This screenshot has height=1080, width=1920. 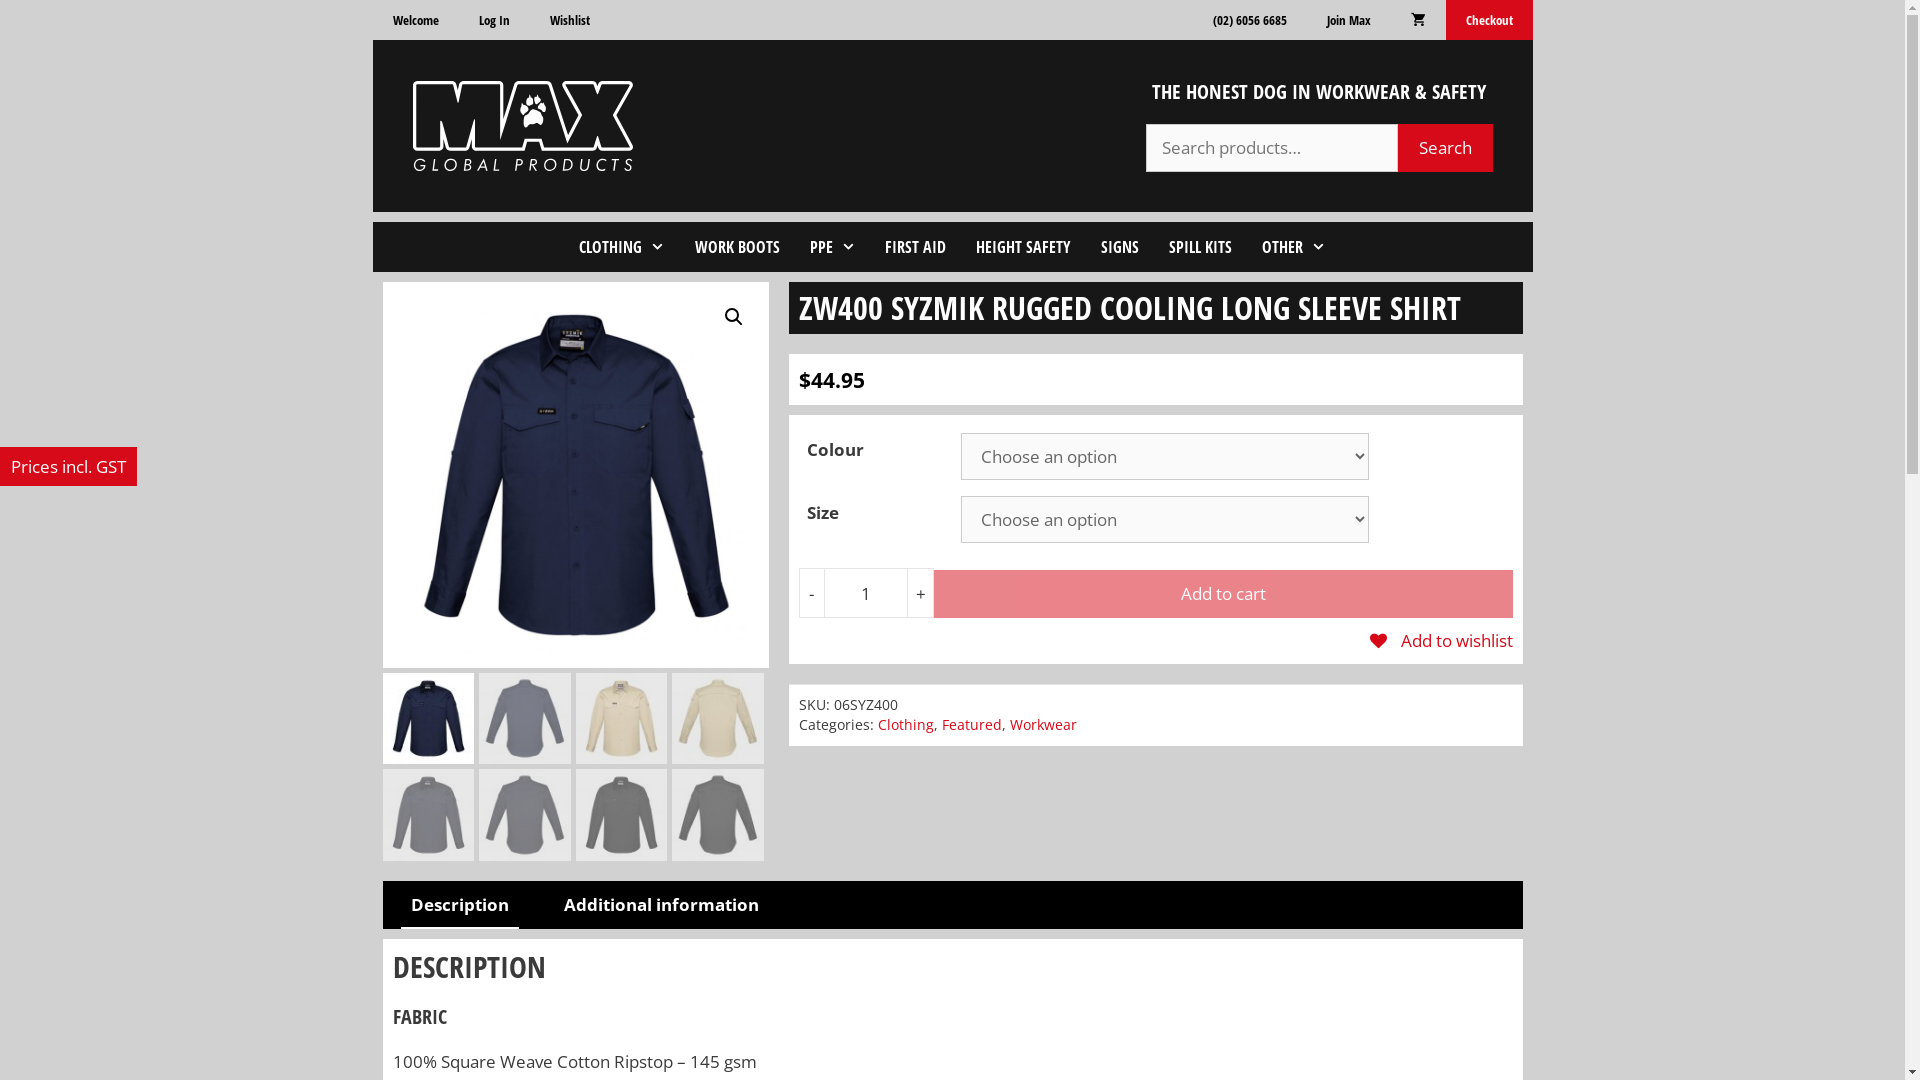 I want to click on 'Search', so click(x=1445, y=146).